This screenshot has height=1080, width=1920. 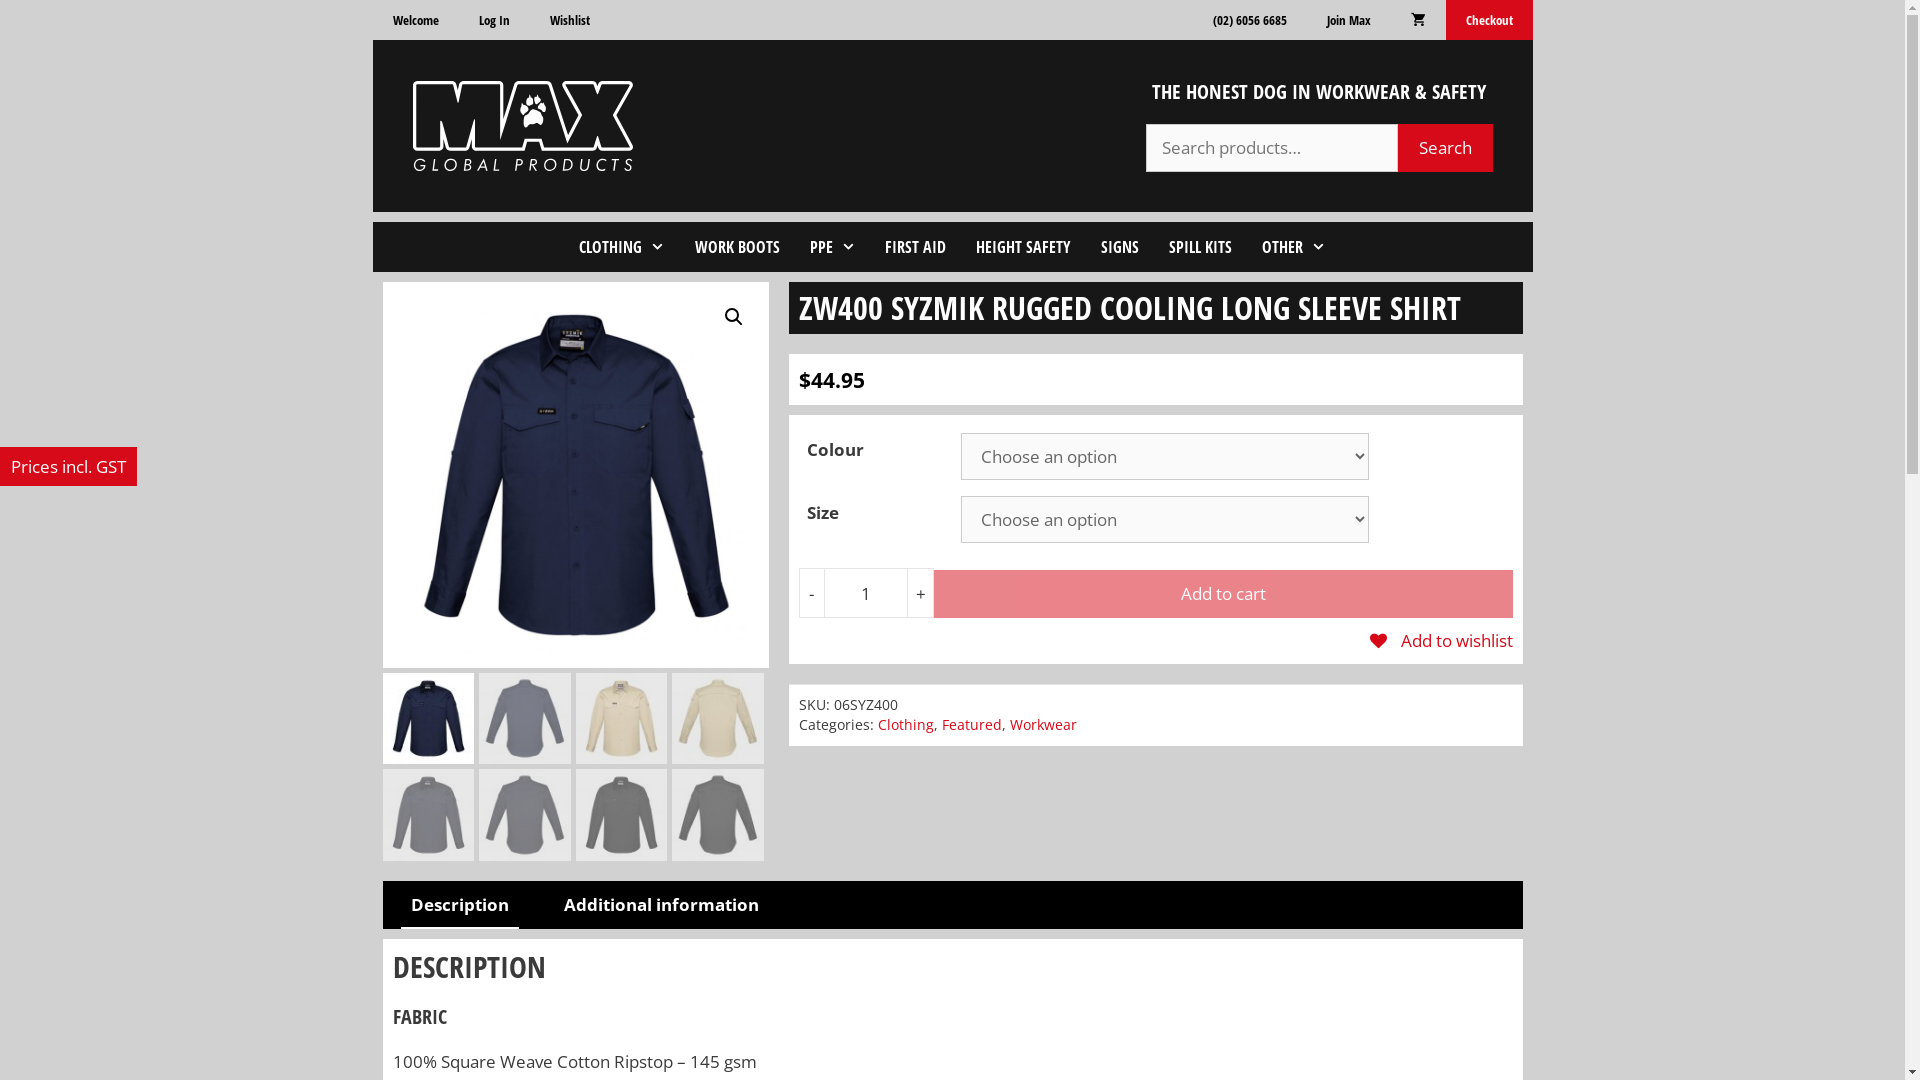 I want to click on 'Search', so click(x=1445, y=146).